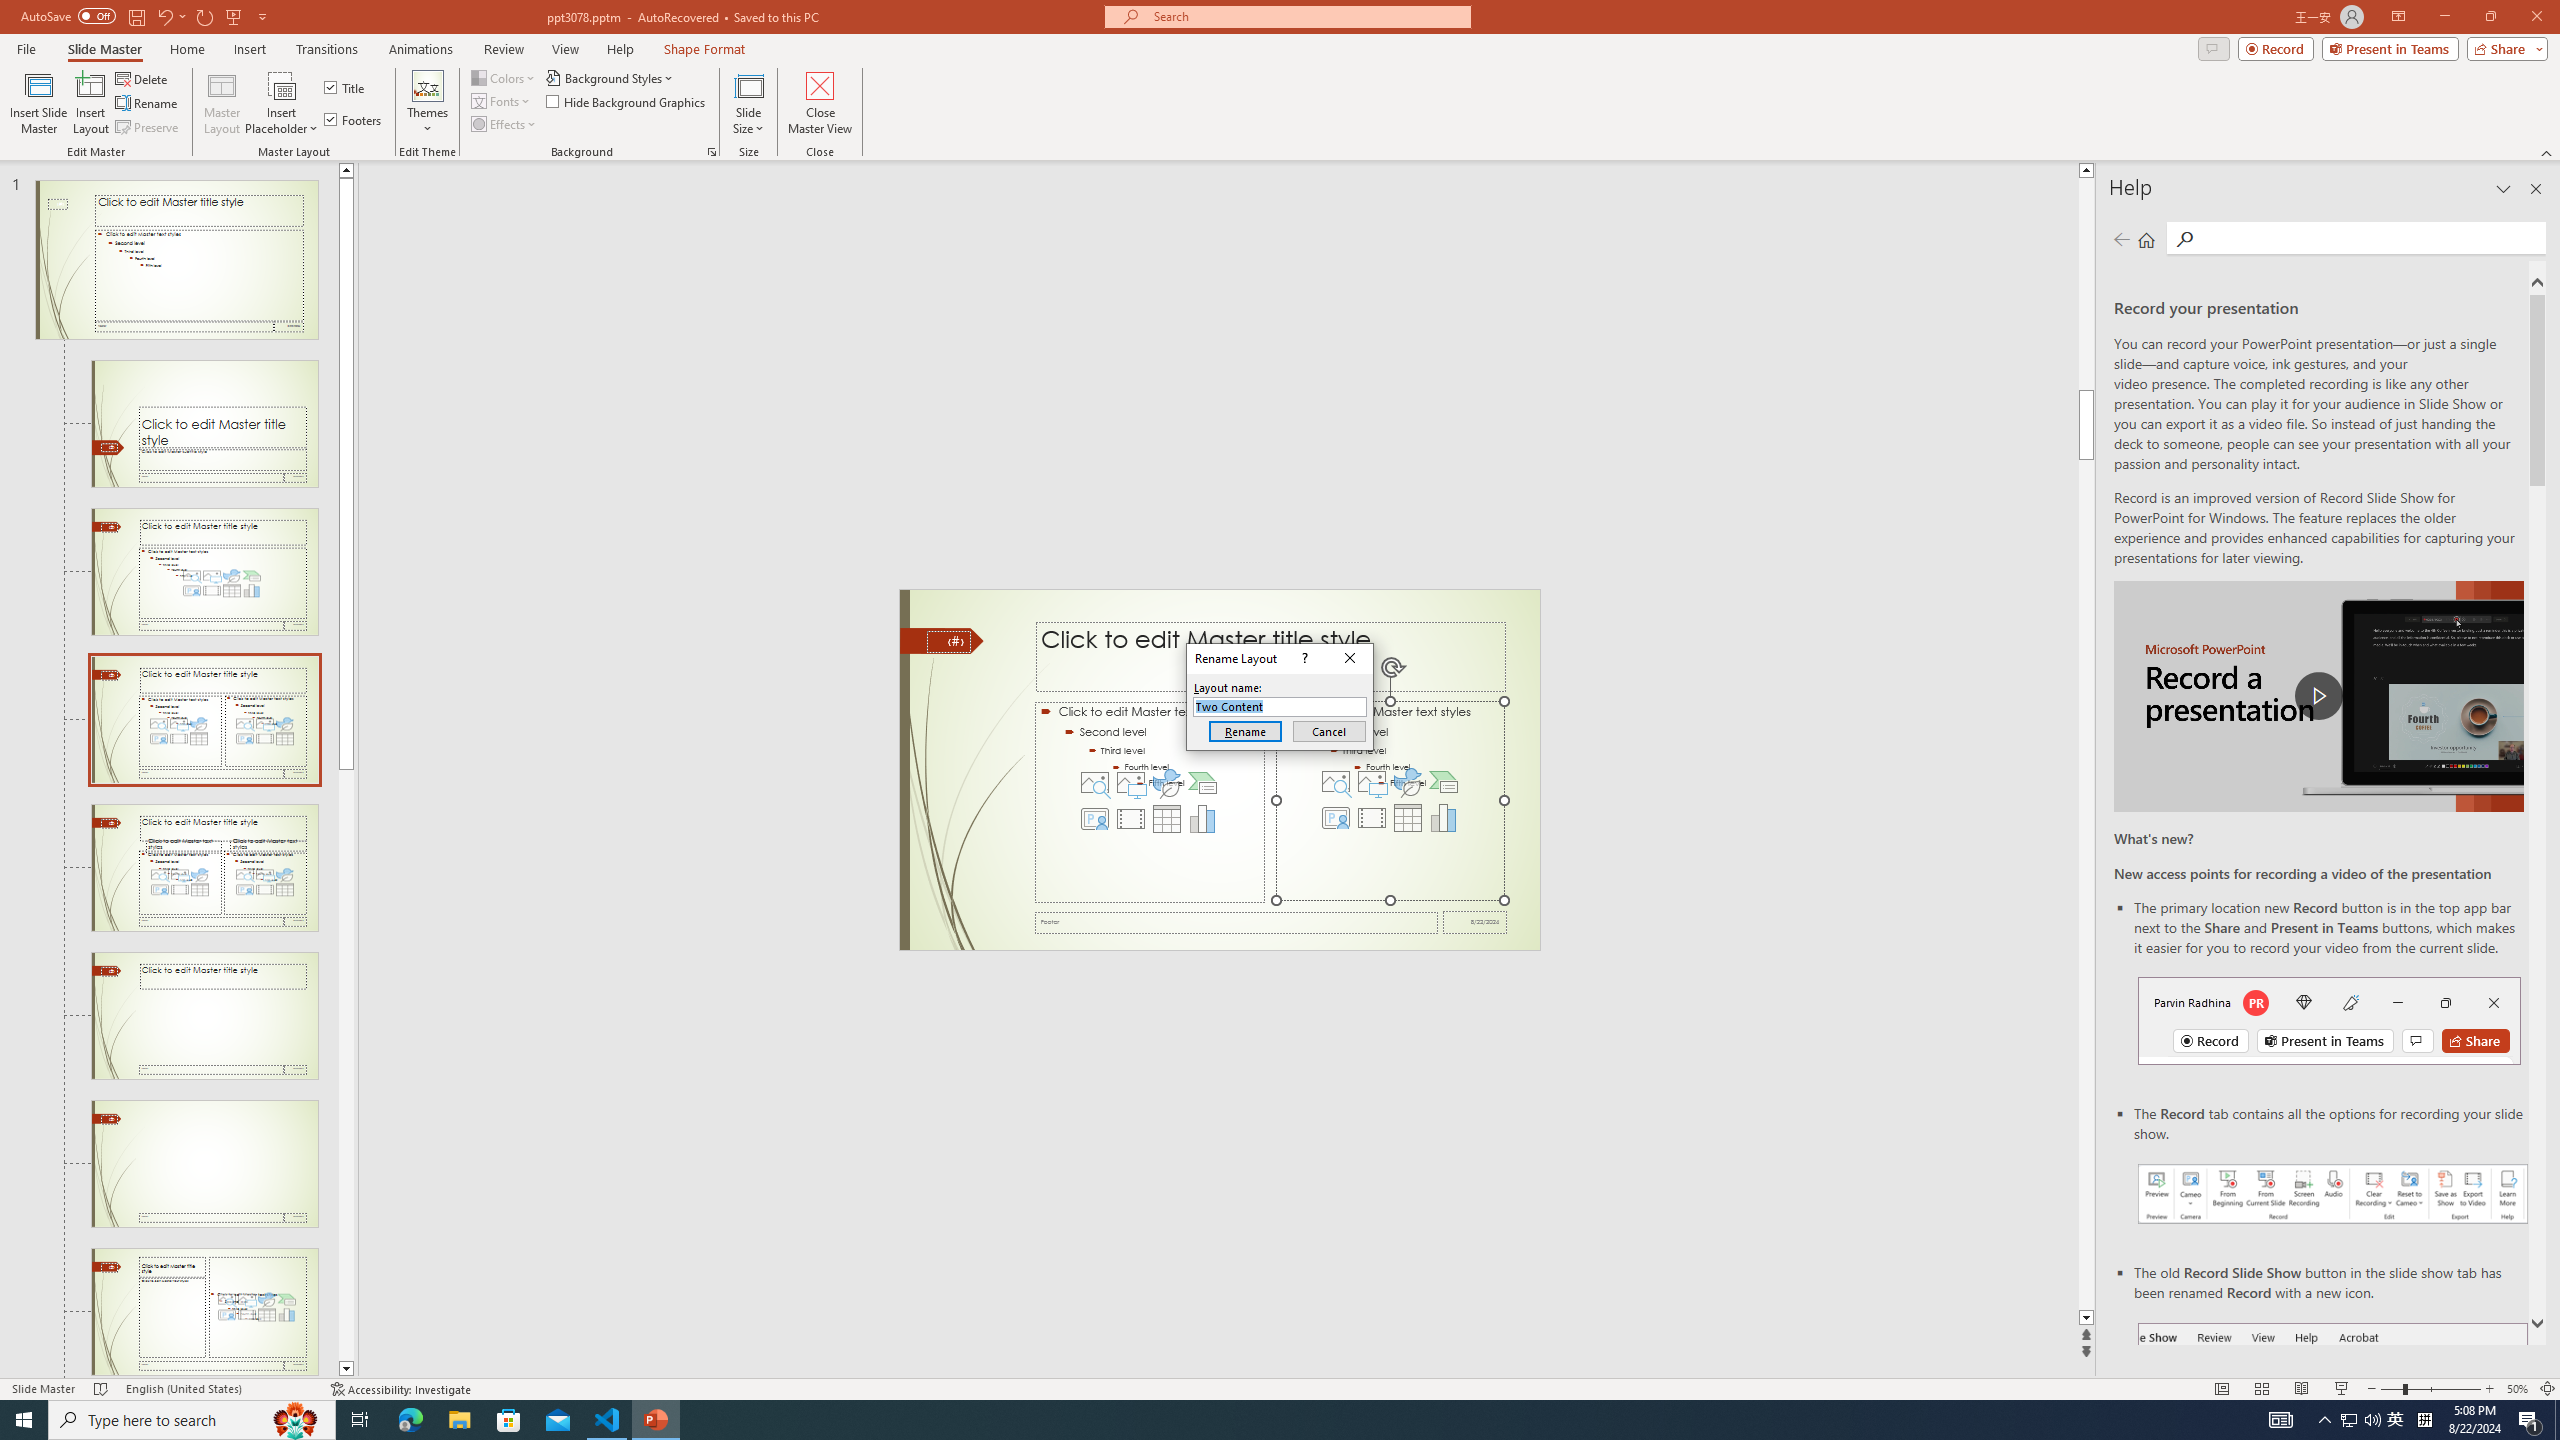 The image size is (2560, 1440). What do you see at coordinates (819, 103) in the screenshot?
I see `'Close Master View'` at bounding box center [819, 103].